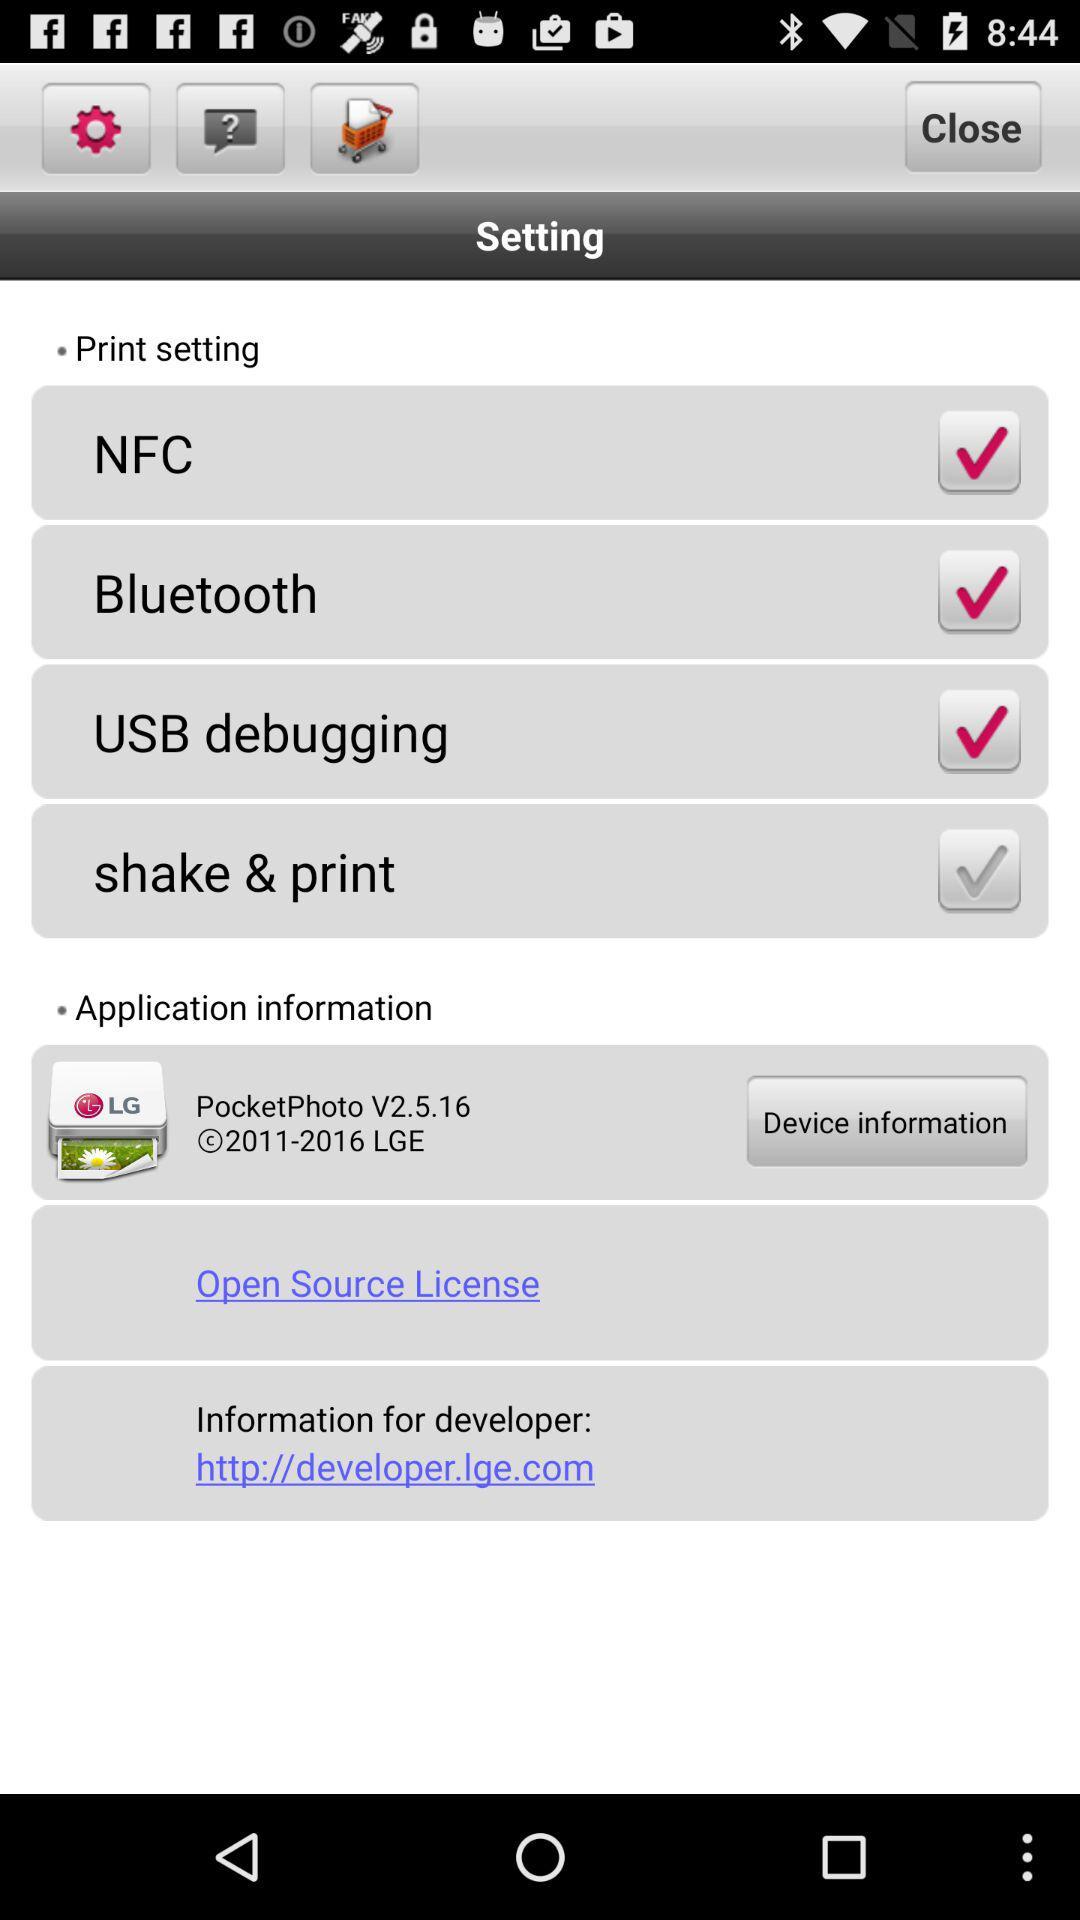 The image size is (1080, 1920). I want to click on icon above setting, so click(362, 126).